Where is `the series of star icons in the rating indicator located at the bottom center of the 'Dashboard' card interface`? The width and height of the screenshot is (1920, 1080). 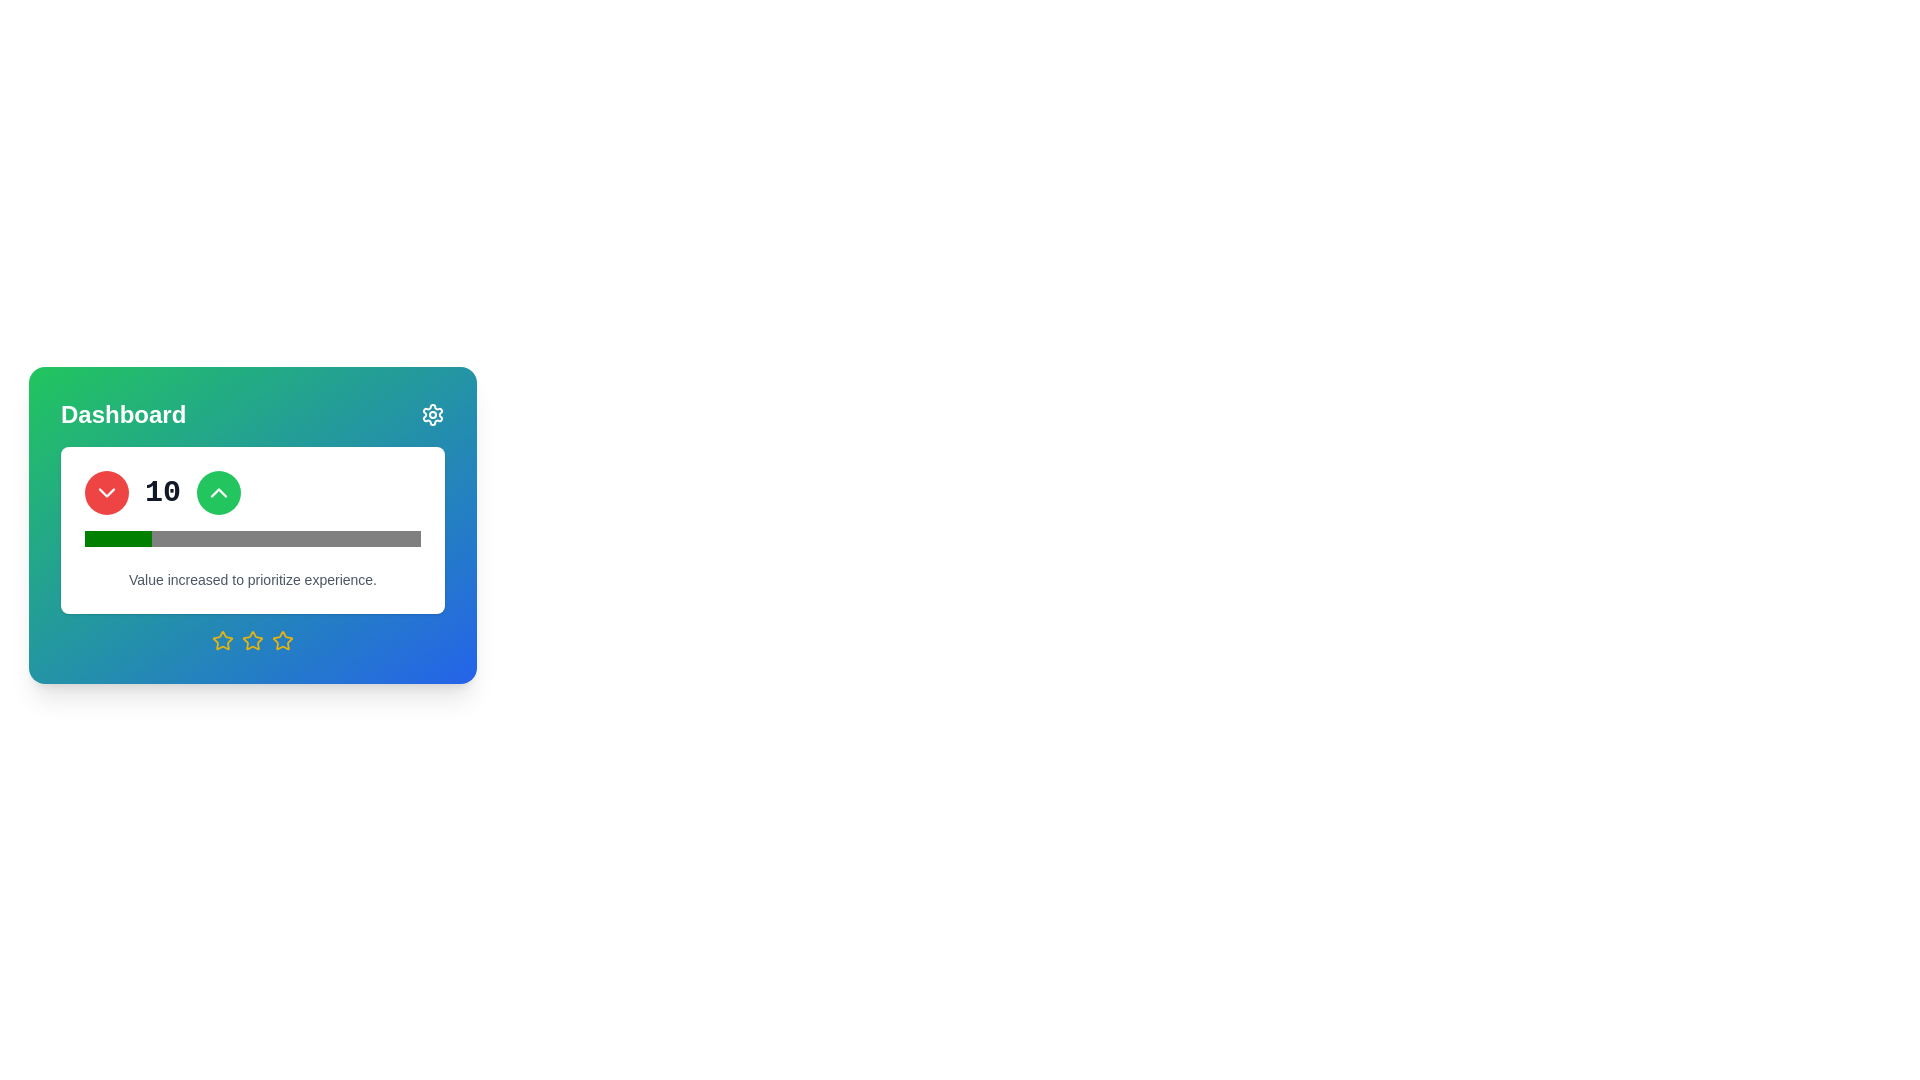
the series of star icons in the rating indicator located at the bottom center of the 'Dashboard' card interface is located at coordinates (252, 640).